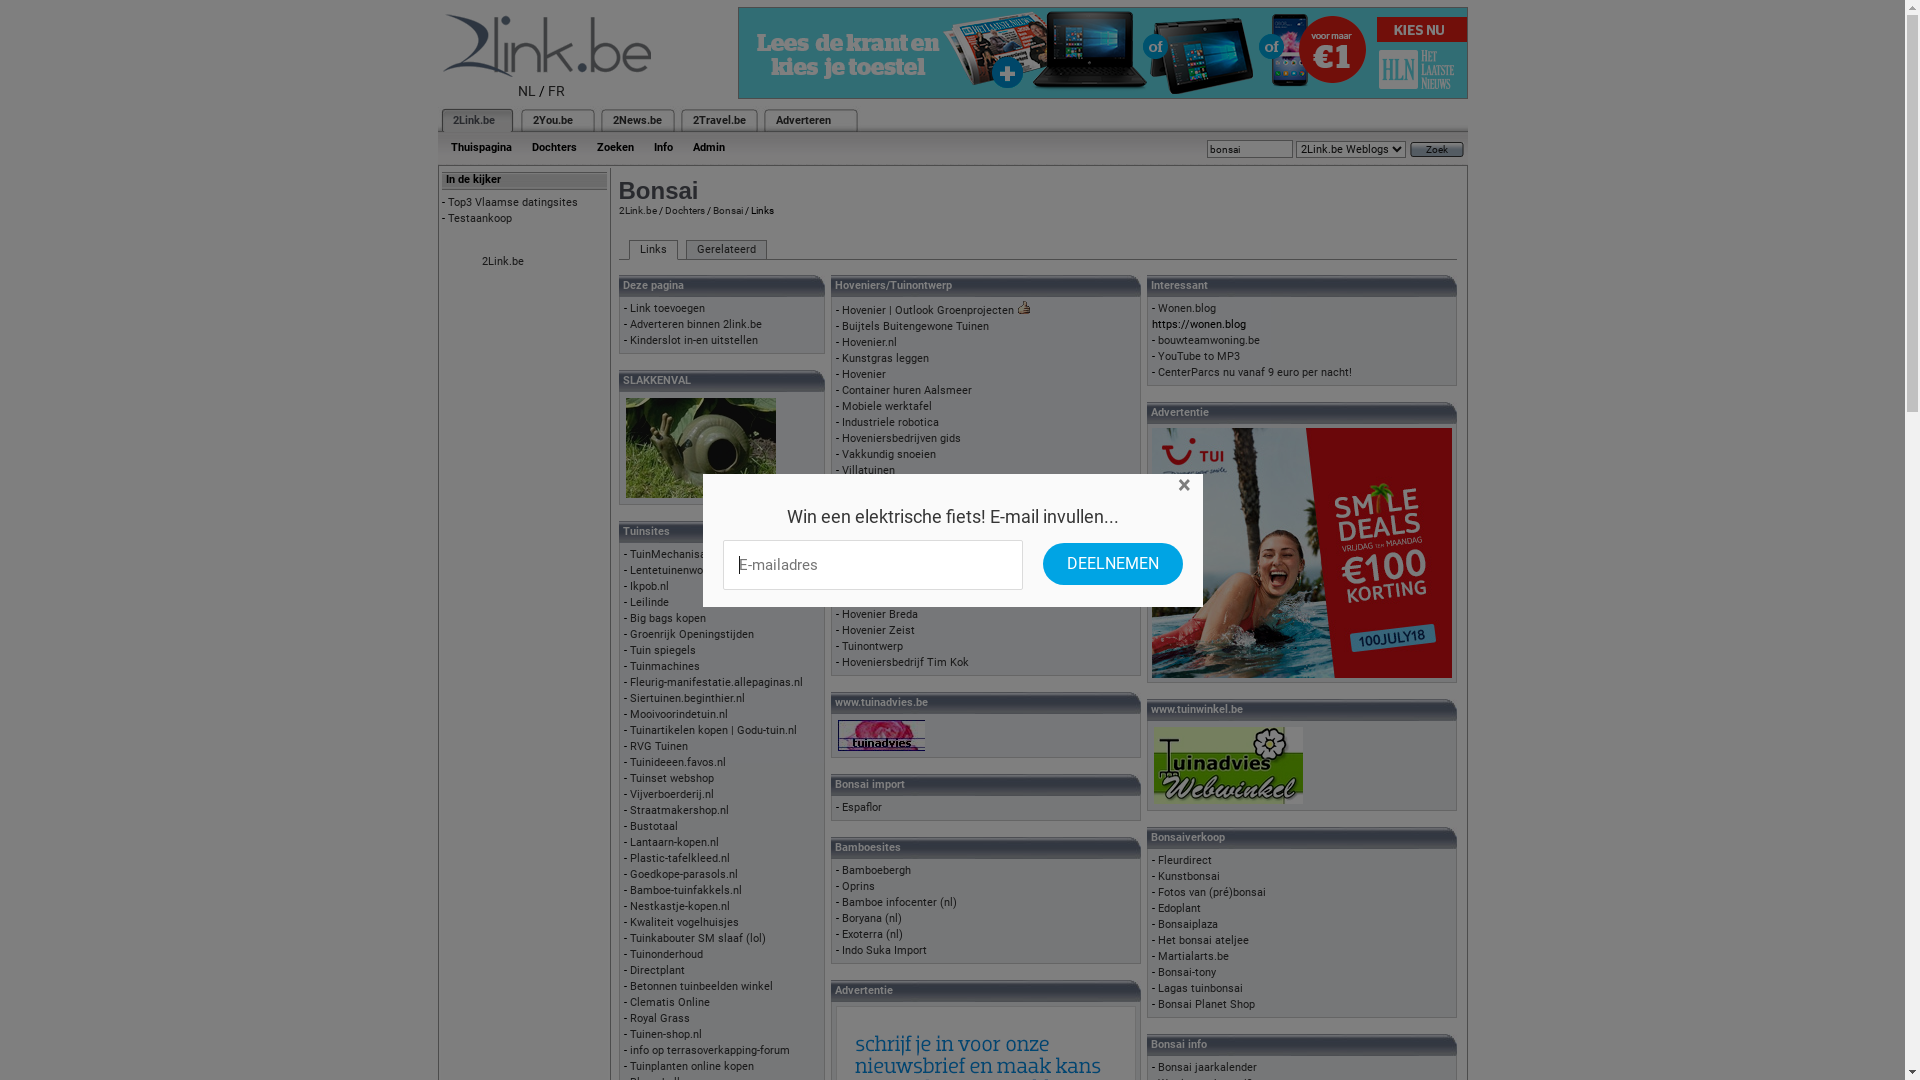 The width and height of the screenshot is (1920, 1080). I want to click on 'NL', so click(518, 91).